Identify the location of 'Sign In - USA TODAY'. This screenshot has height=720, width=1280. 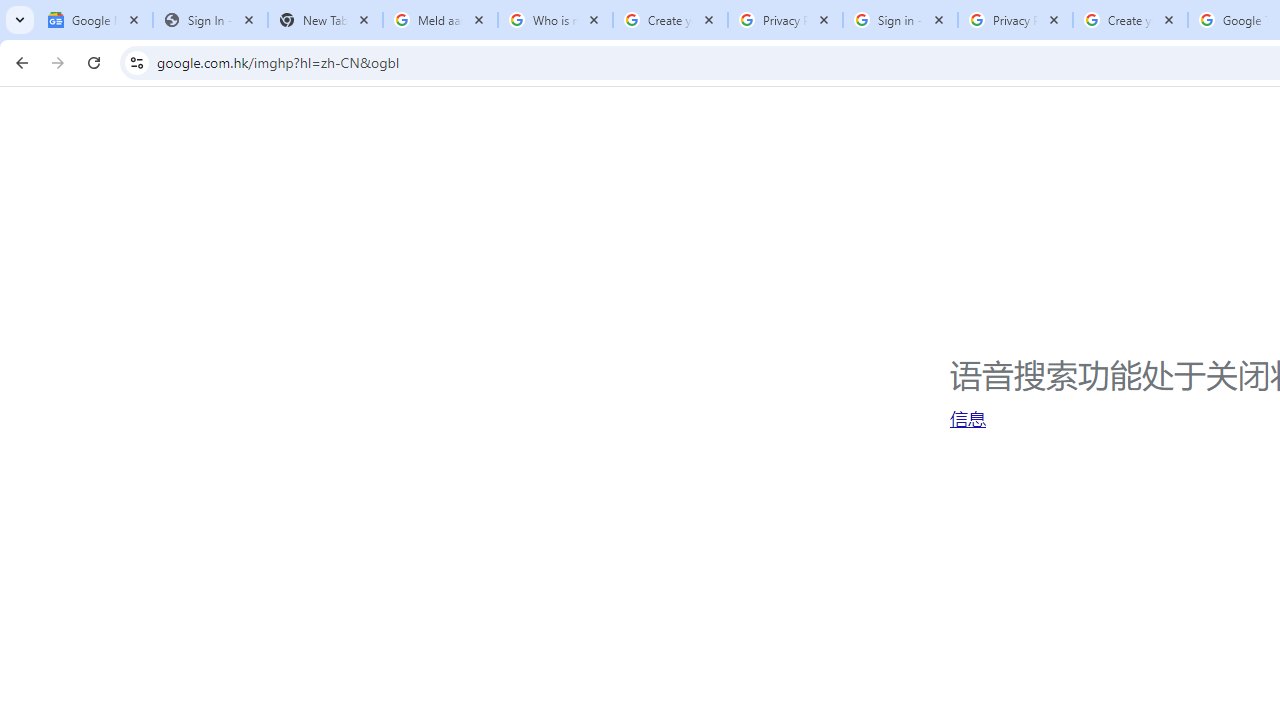
(209, 20).